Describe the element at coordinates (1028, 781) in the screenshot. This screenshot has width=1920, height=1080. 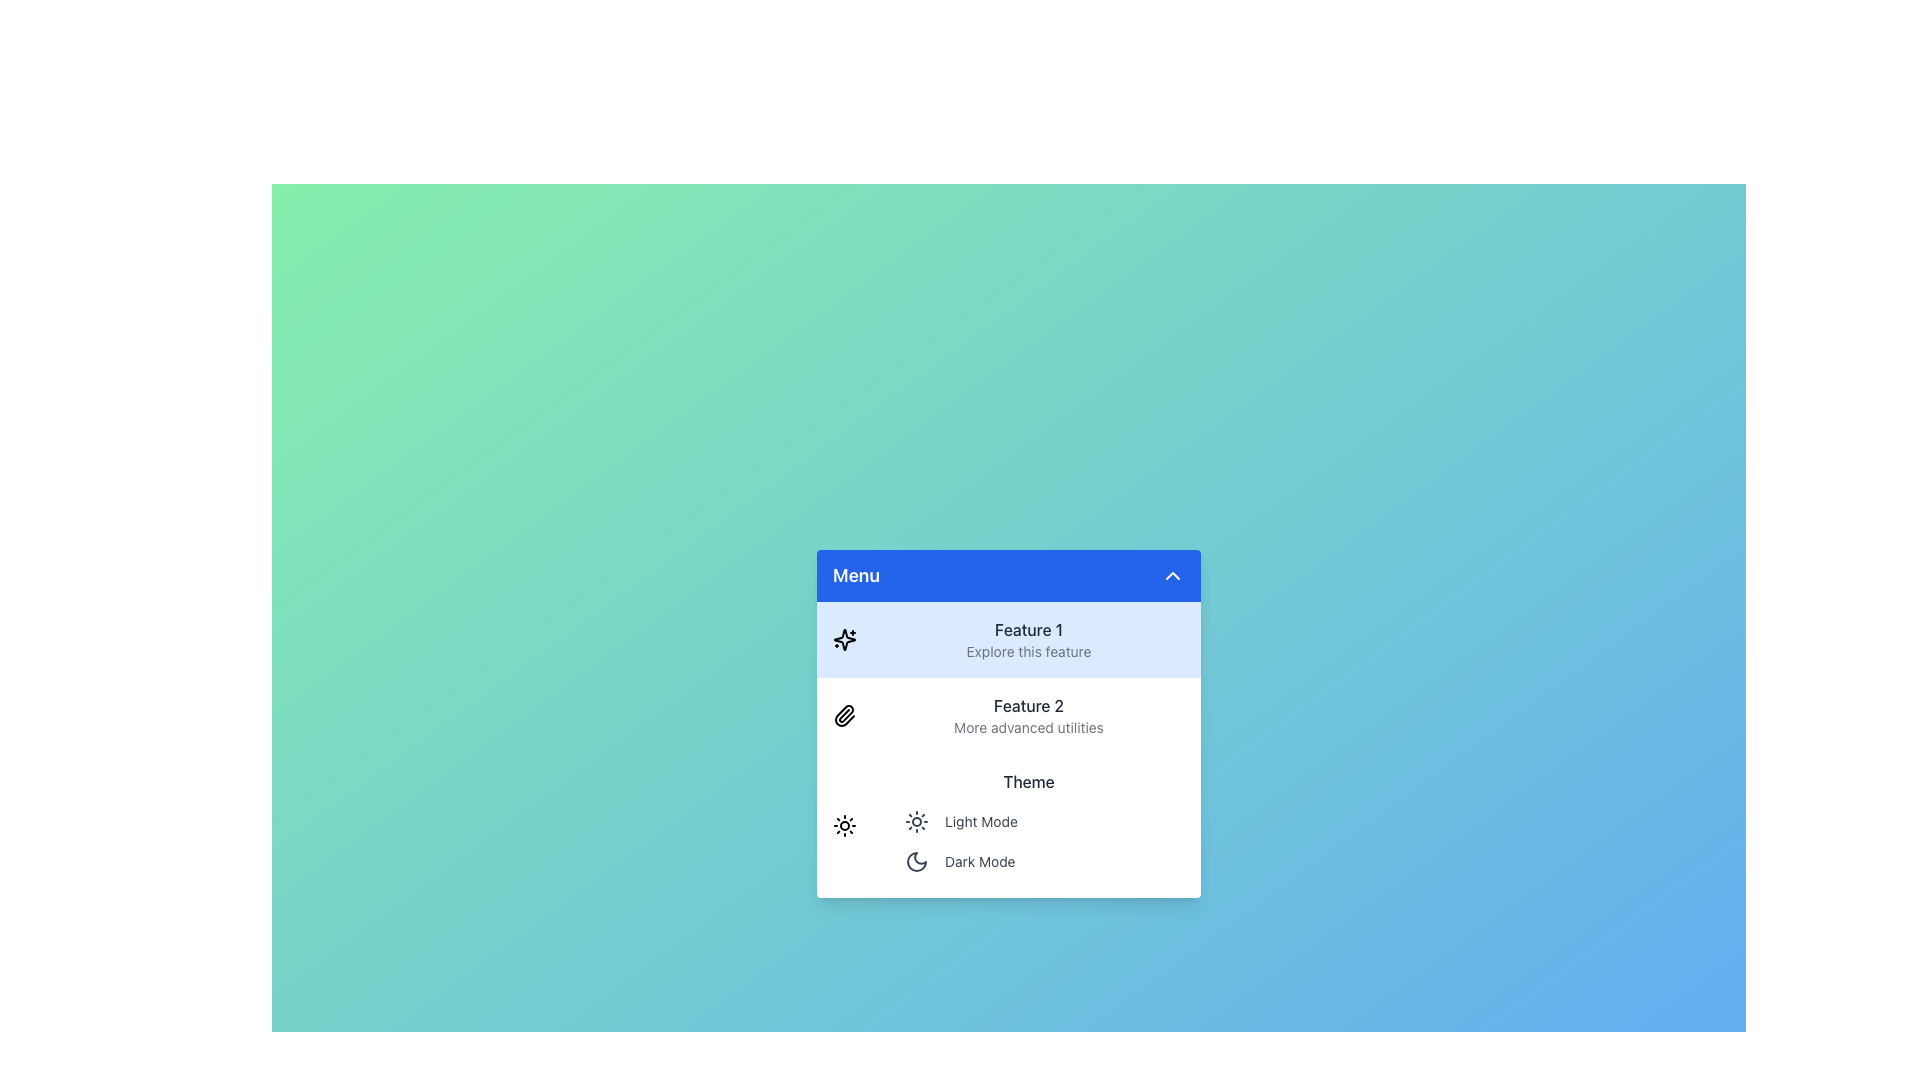
I see `text label that reads 'Theme', which is styled with medium font weight and dark gray color, located immediately below the 'Feature 2' section in the menu interface` at that location.